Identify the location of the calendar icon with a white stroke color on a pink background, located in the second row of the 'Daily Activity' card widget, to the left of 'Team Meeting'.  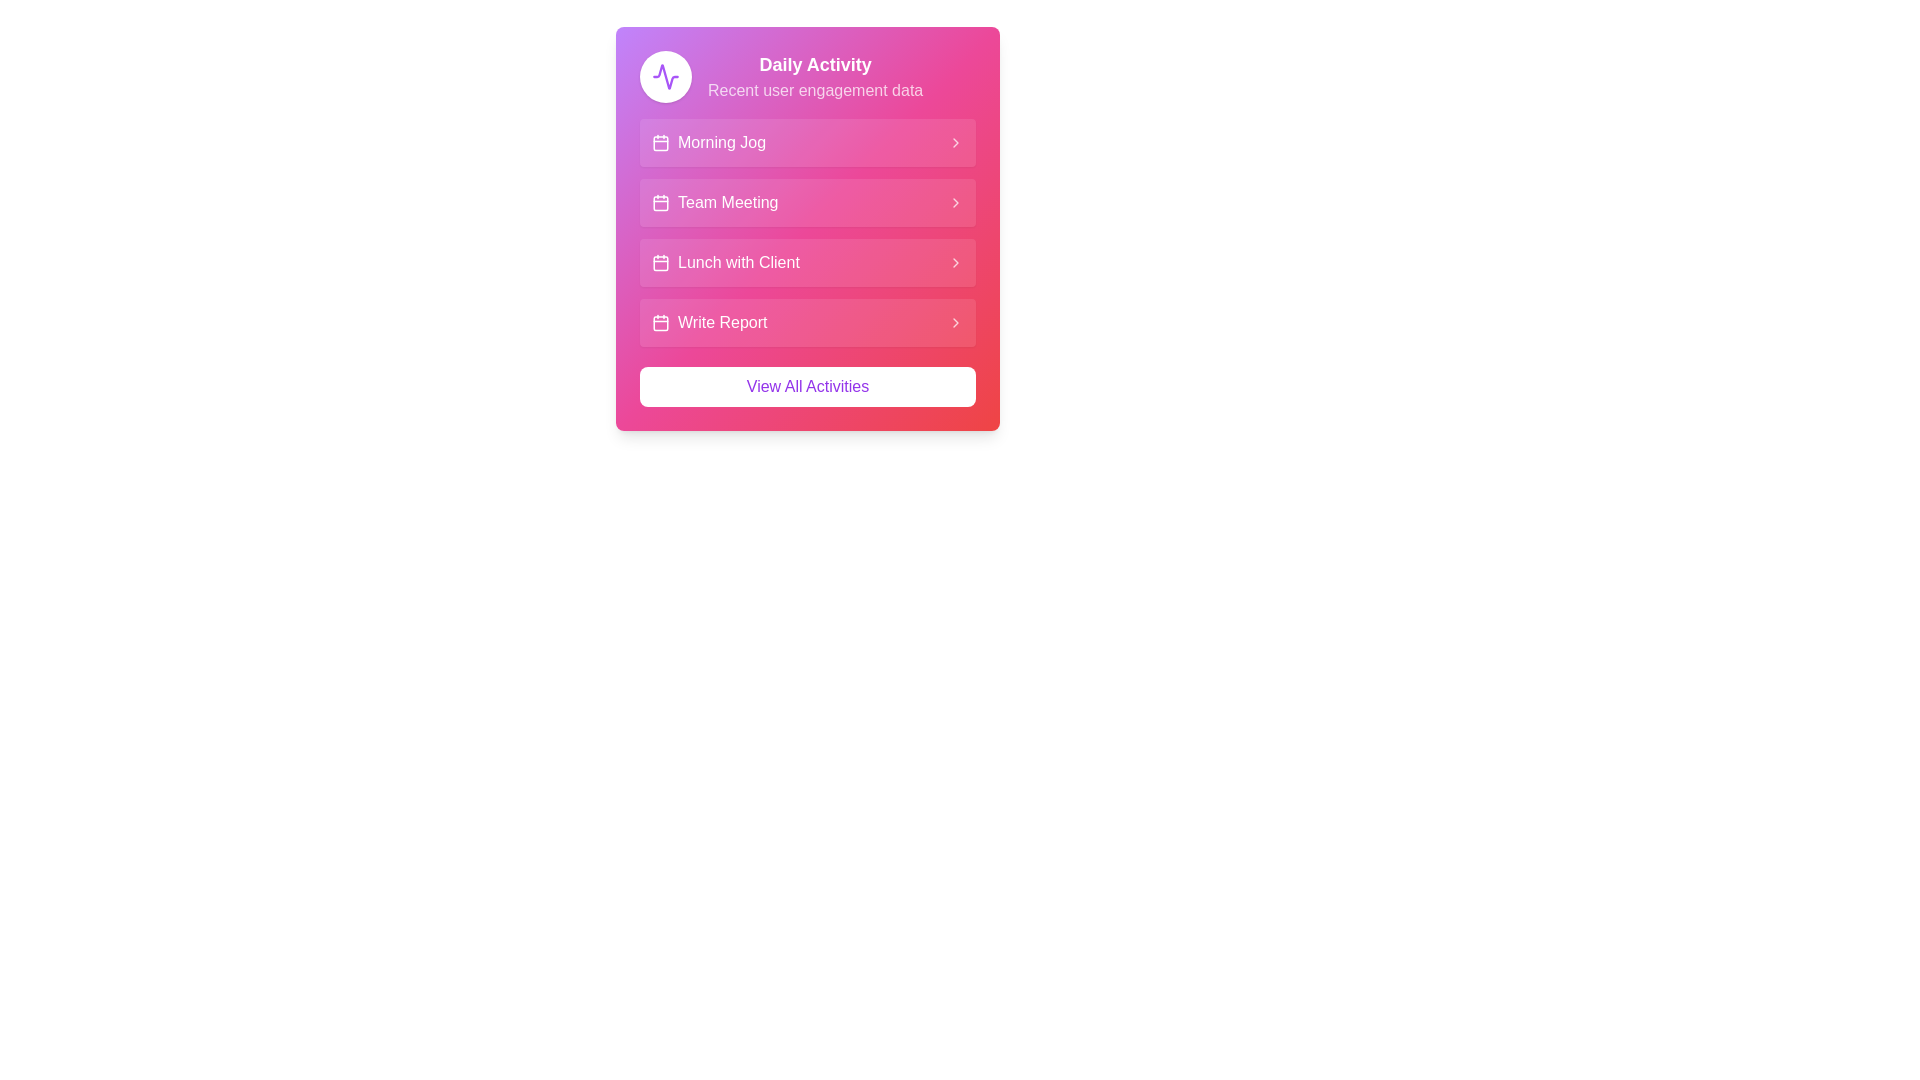
(661, 203).